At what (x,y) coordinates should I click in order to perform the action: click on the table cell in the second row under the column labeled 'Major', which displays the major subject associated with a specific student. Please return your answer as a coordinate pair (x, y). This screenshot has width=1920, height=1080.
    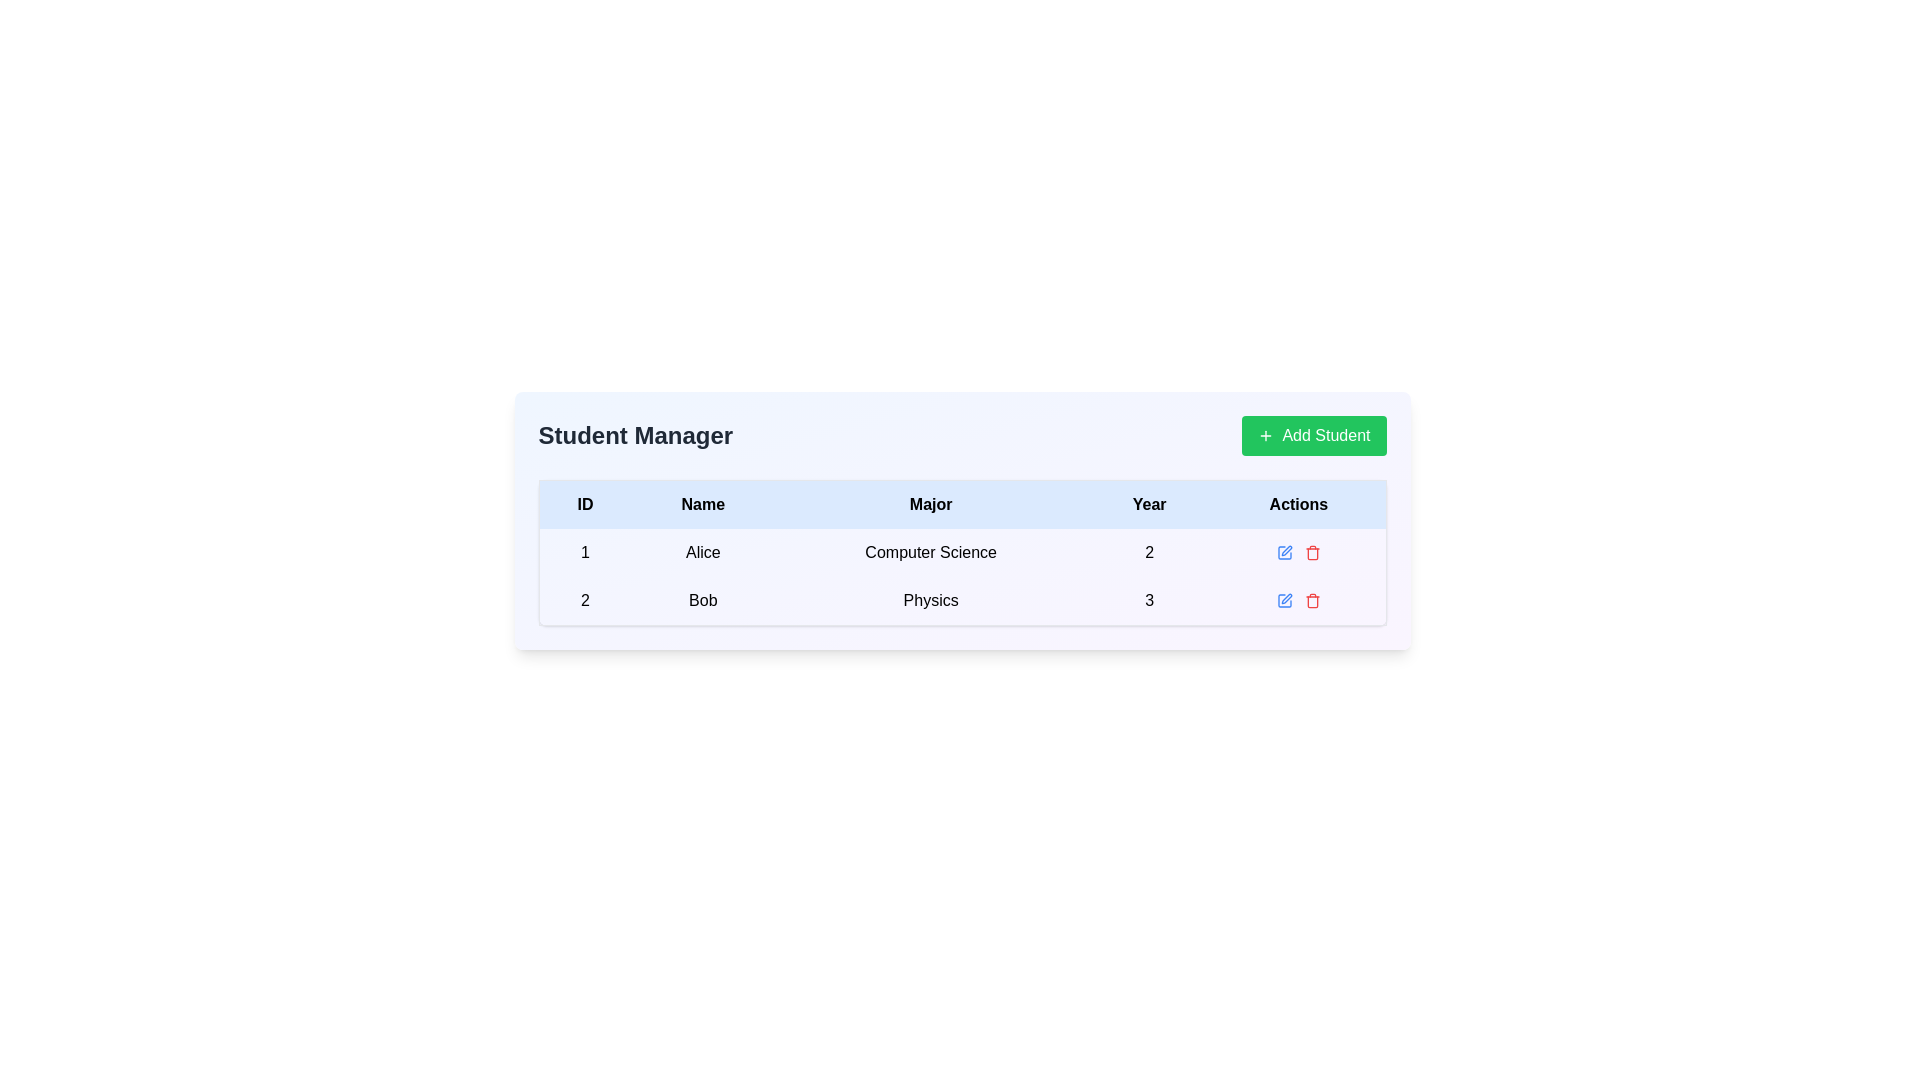
    Looking at the image, I should click on (962, 600).